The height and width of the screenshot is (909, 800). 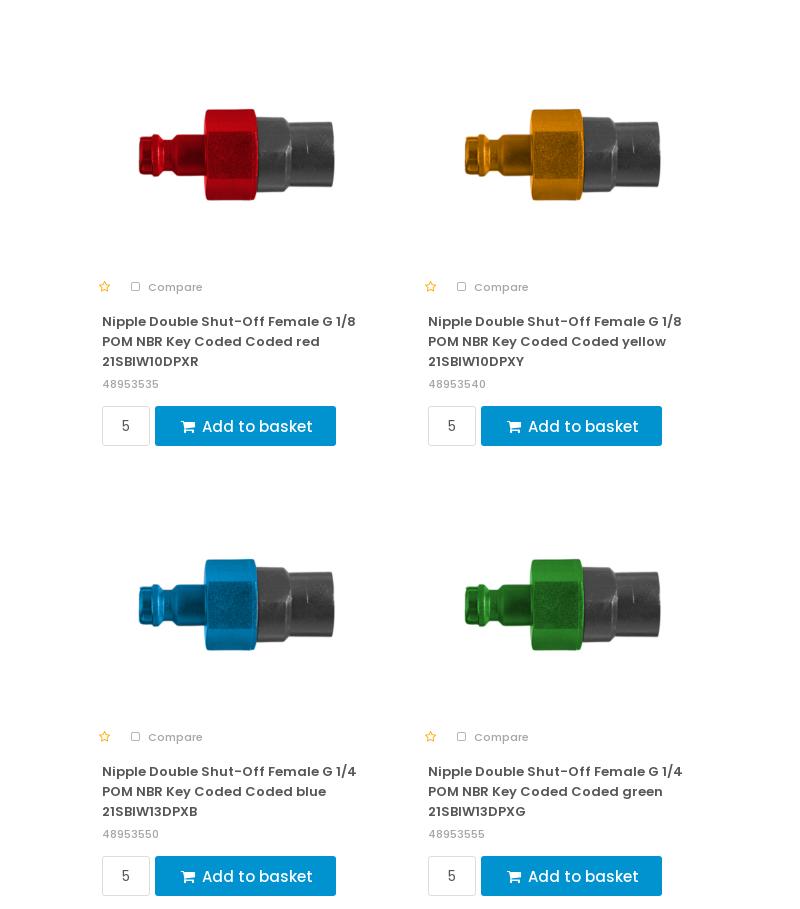 What do you see at coordinates (90, 673) in the screenshot?
I see `'Company profile'` at bounding box center [90, 673].